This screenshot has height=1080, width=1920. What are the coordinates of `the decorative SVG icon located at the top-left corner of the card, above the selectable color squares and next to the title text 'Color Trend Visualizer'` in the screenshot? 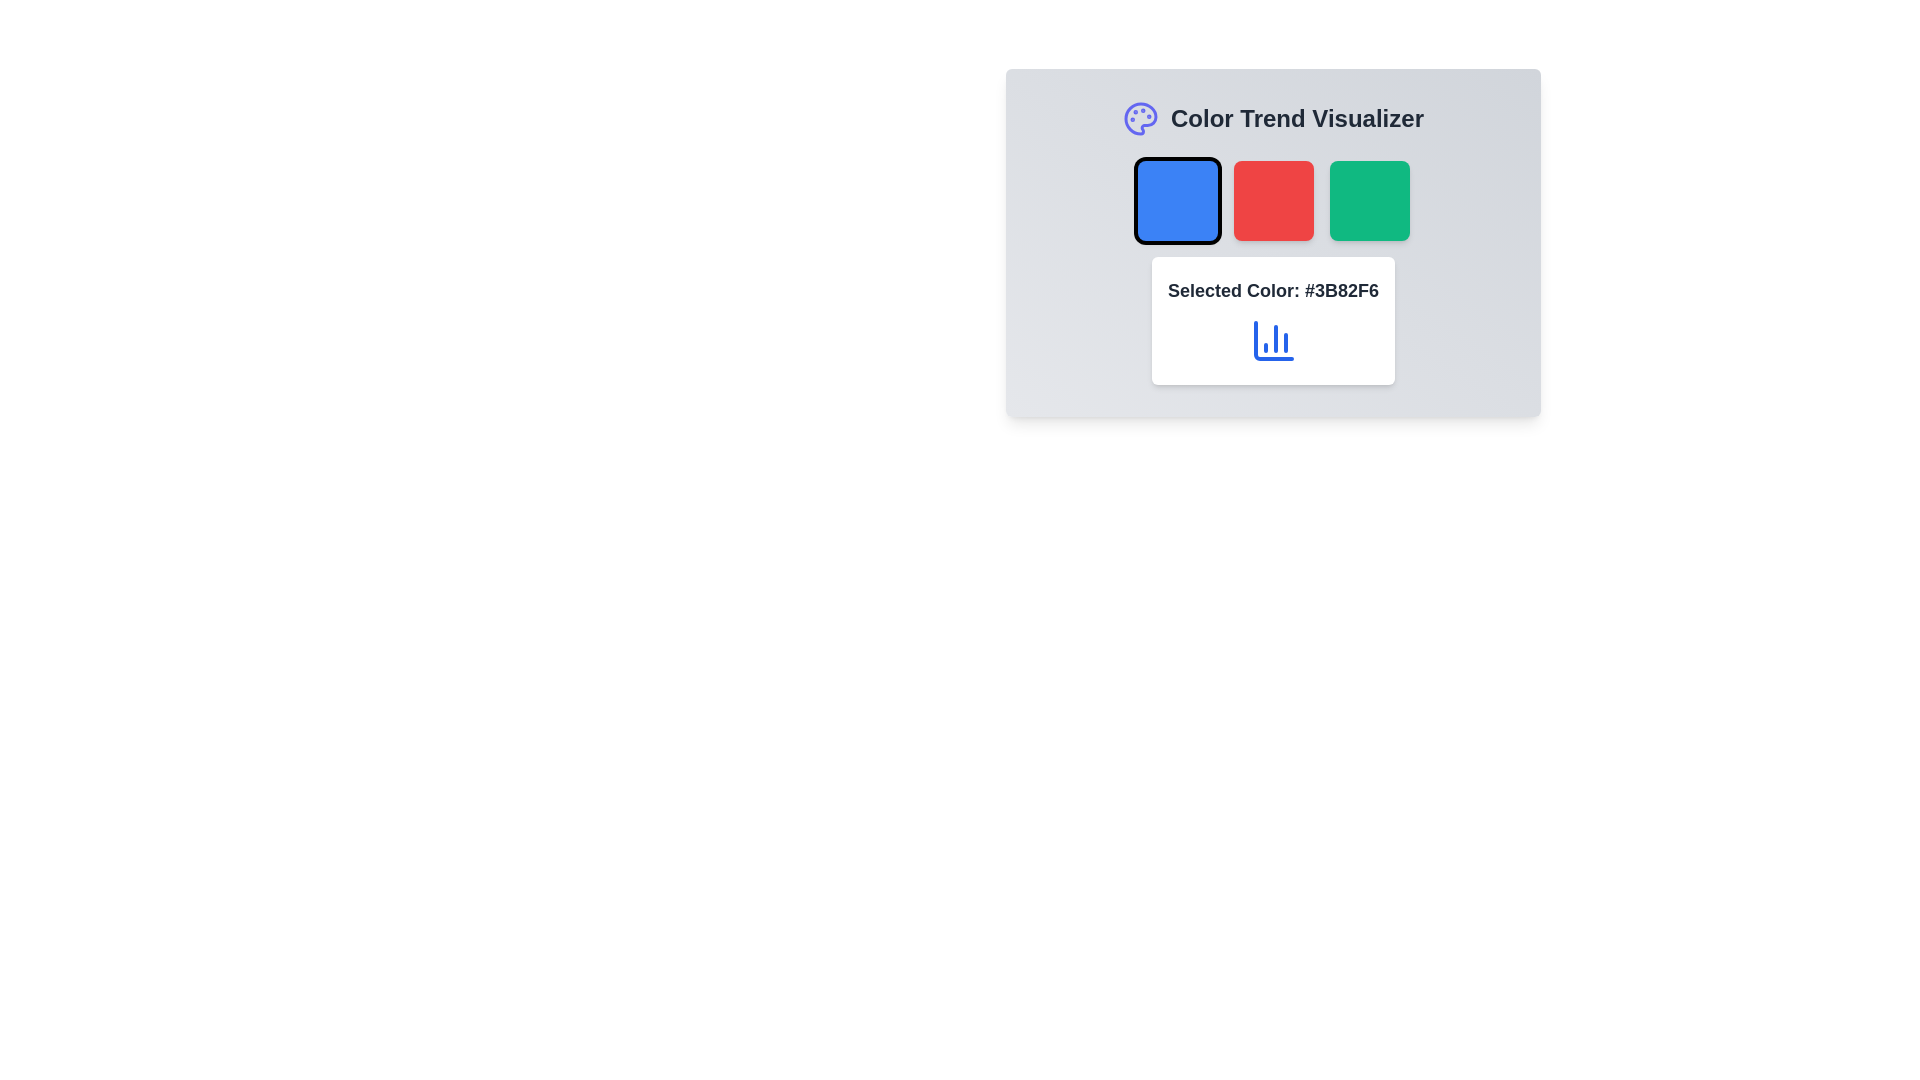 It's located at (1141, 119).